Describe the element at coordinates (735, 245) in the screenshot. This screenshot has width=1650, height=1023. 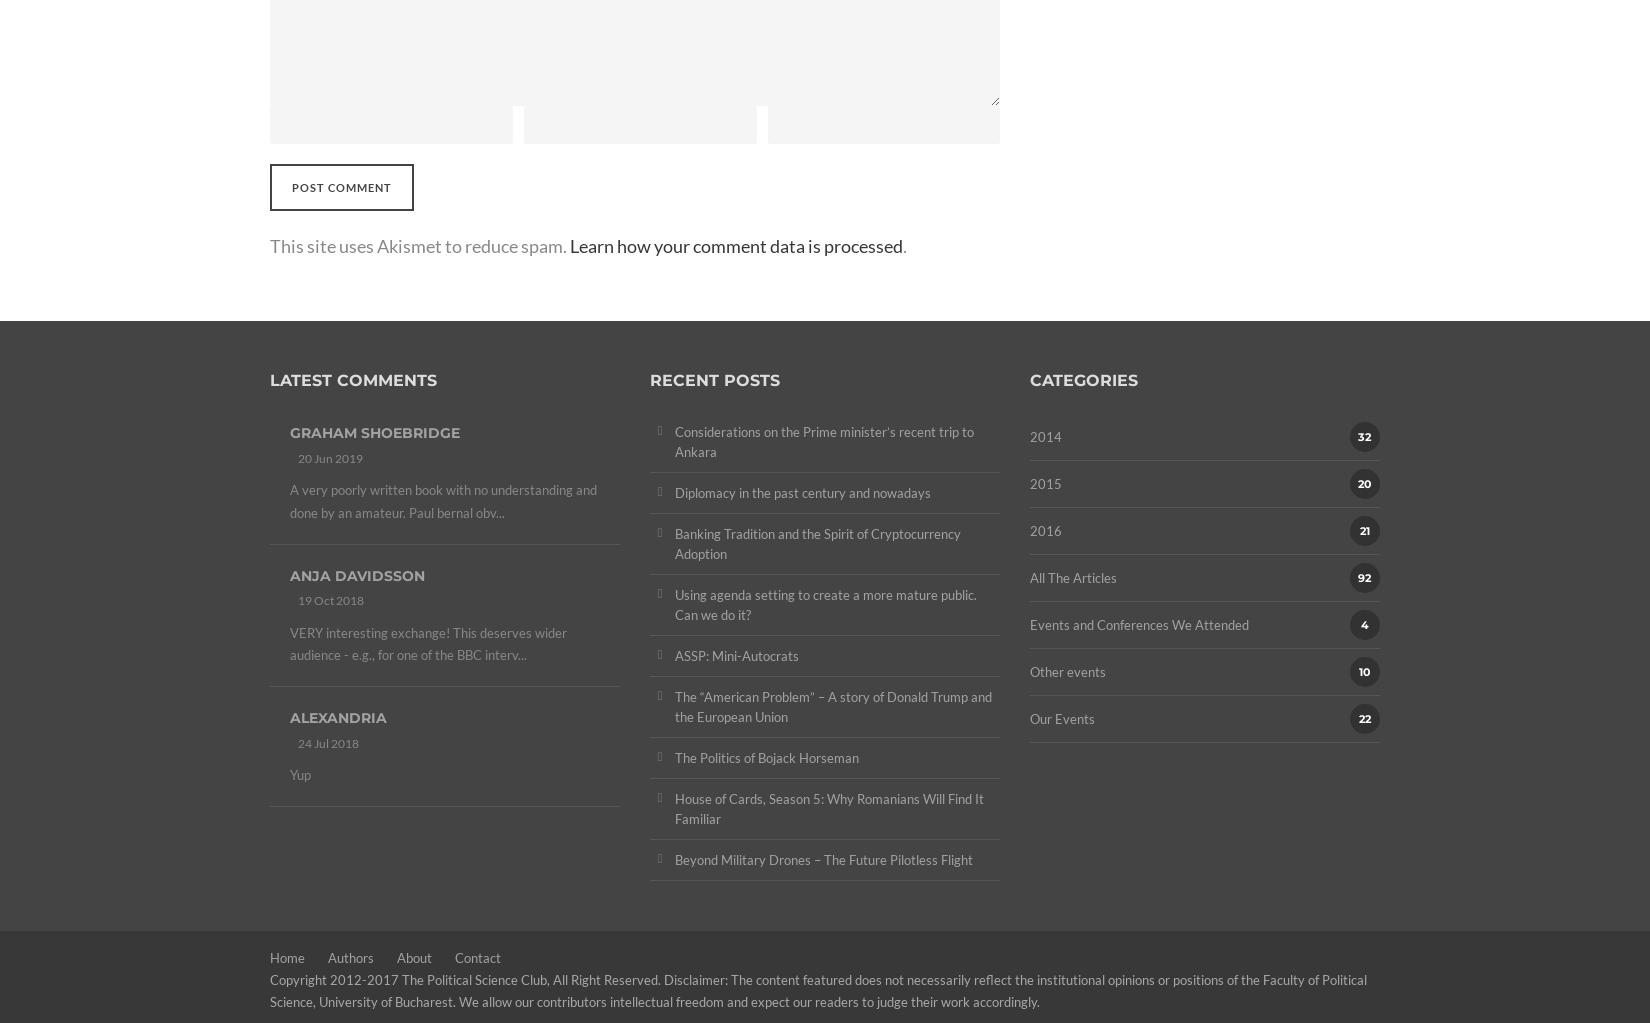
I see `'Learn how your comment data is processed'` at that location.